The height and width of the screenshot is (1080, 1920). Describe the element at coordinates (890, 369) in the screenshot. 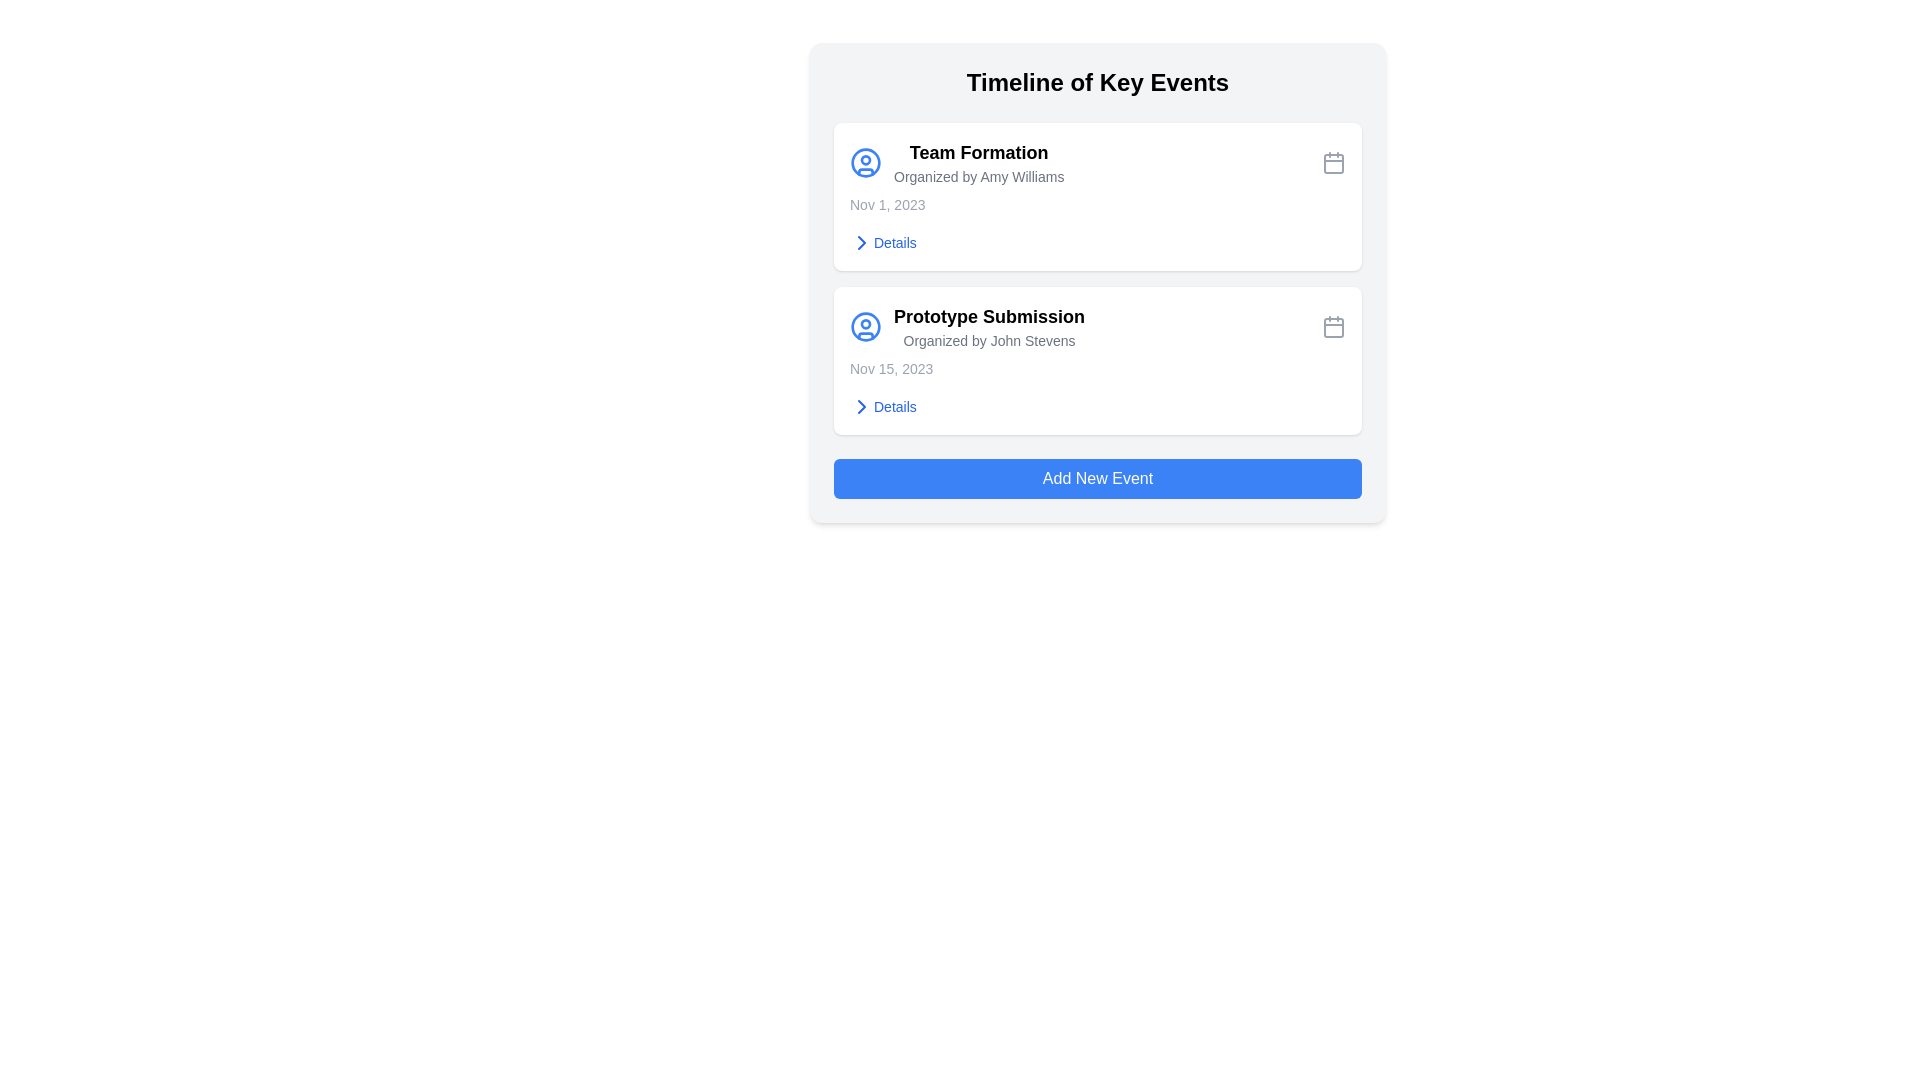

I see `the date label indicating the relevant date for the 'Prototype Submission' event, which is located below the main title and subtitle within the 'Prototype Submission' card` at that location.